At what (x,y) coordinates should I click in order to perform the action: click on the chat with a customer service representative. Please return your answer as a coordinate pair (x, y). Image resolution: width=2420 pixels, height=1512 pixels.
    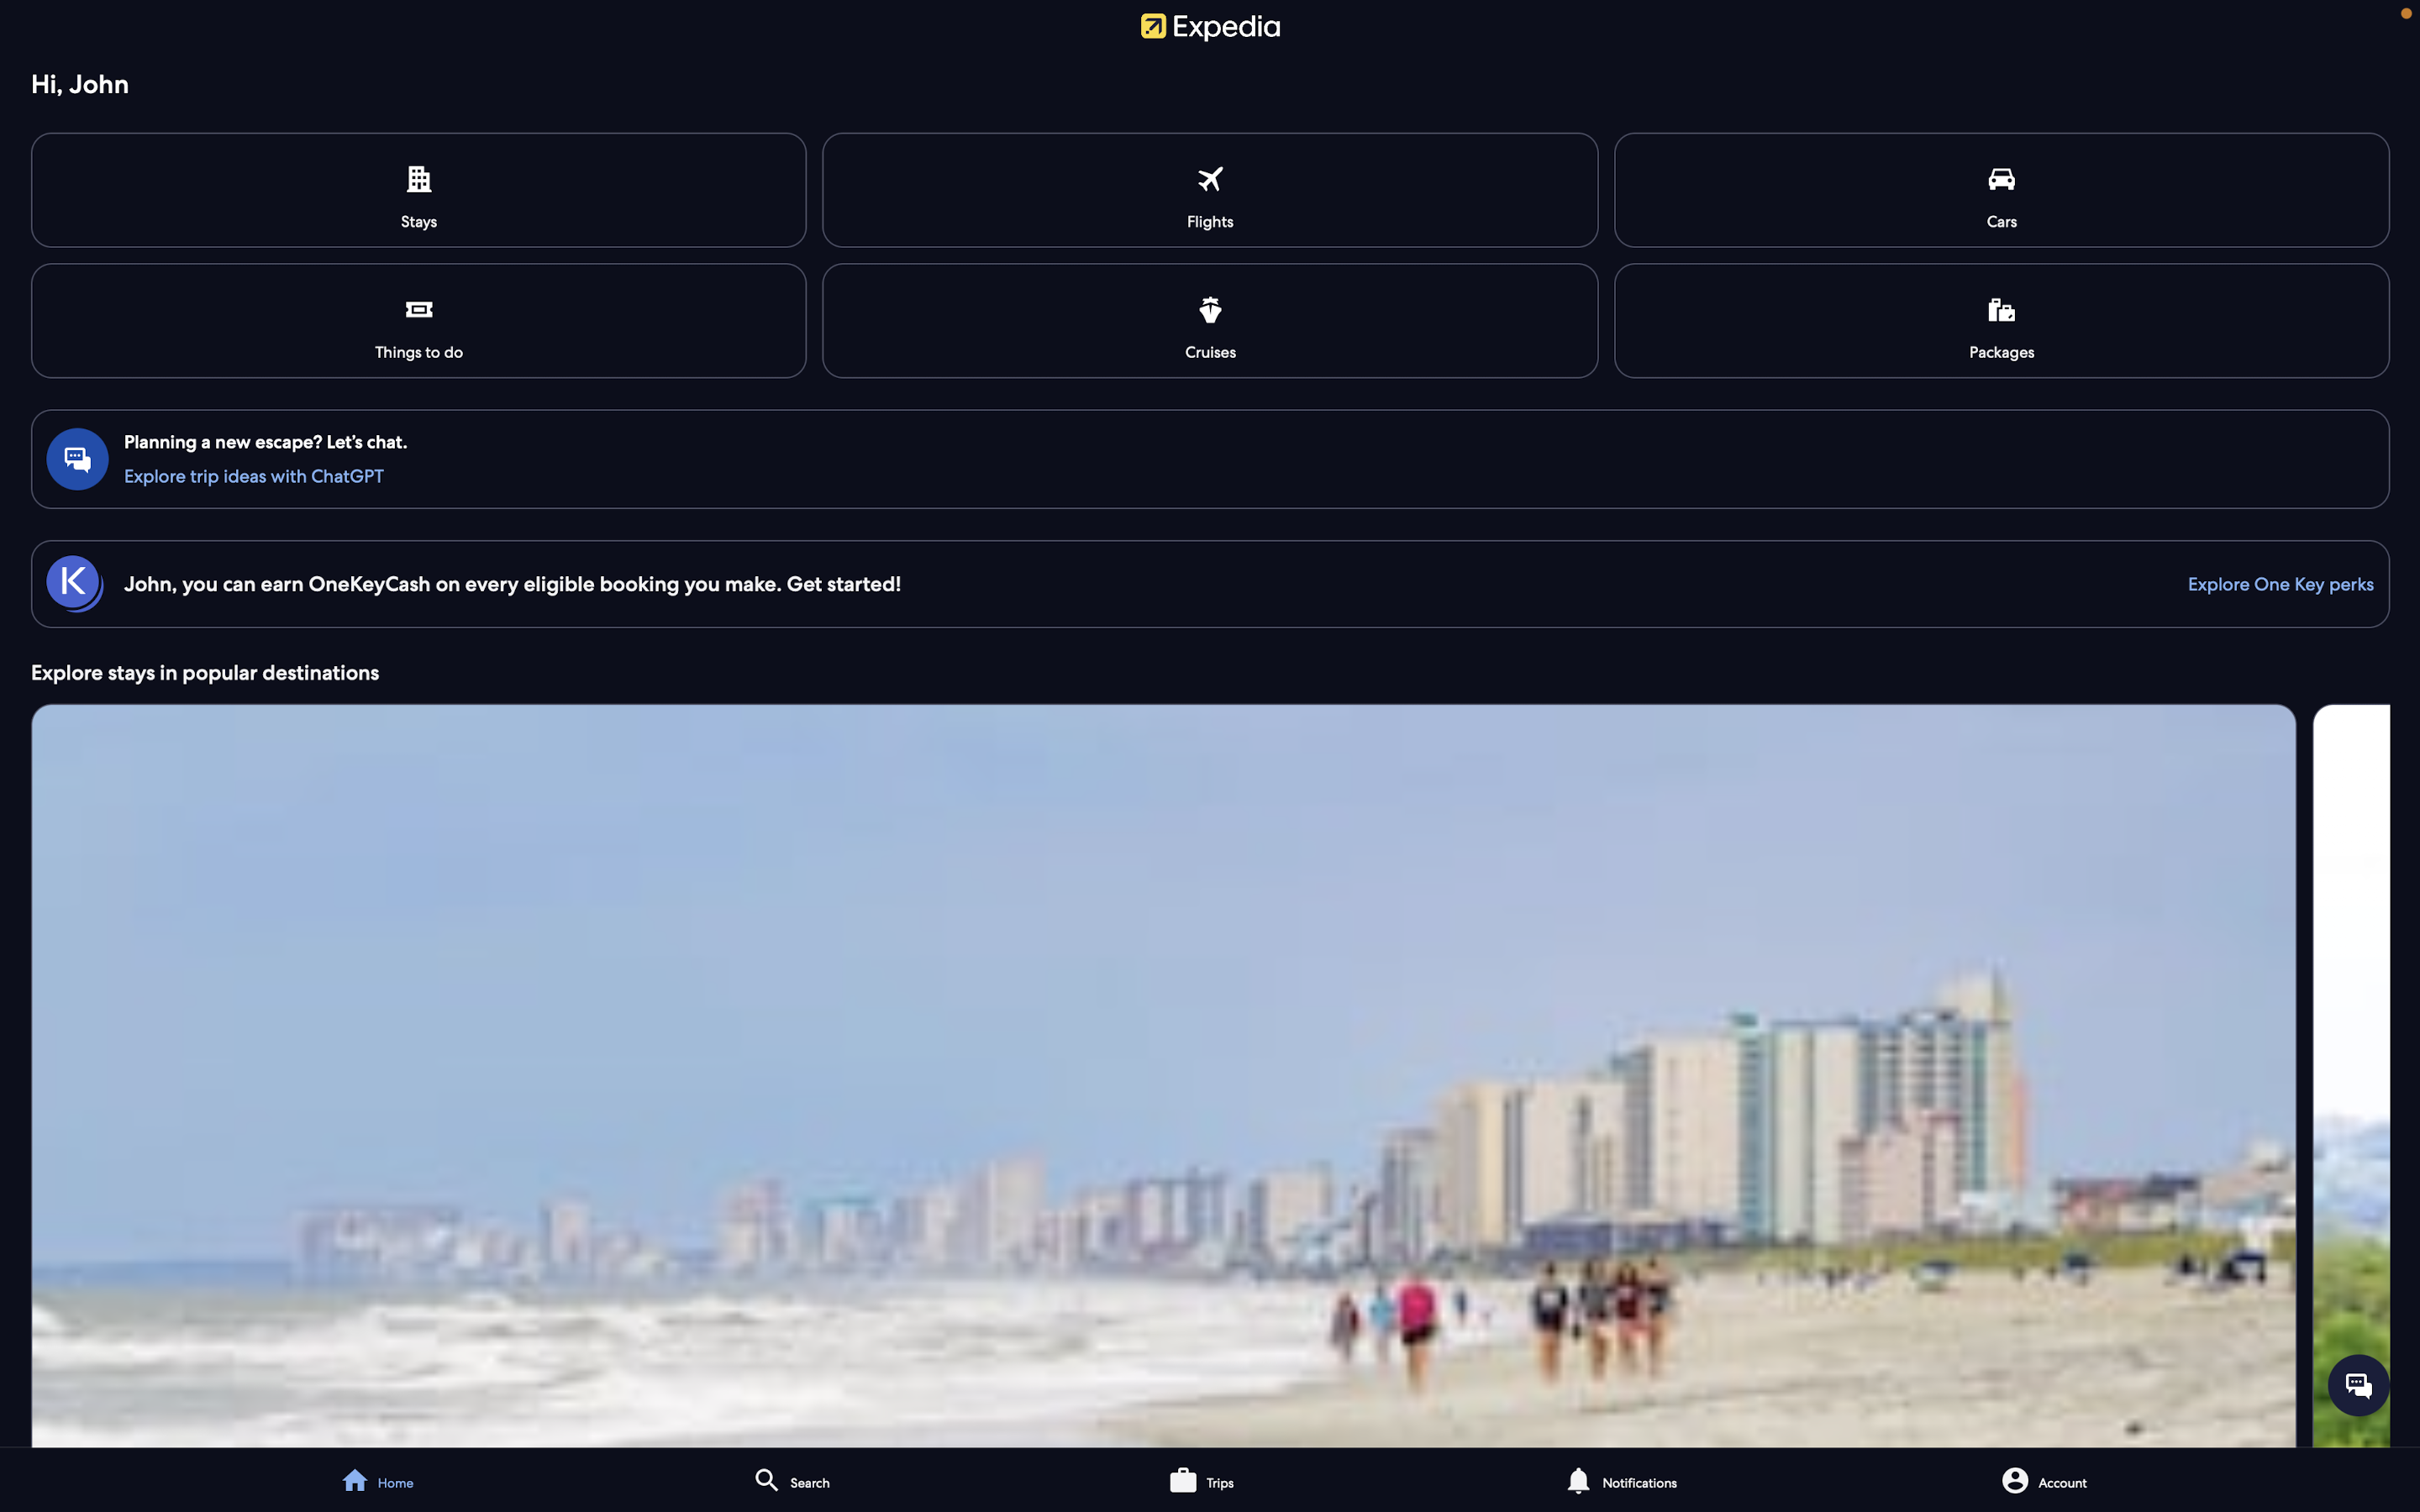
    Looking at the image, I should click on (2358, 1383).